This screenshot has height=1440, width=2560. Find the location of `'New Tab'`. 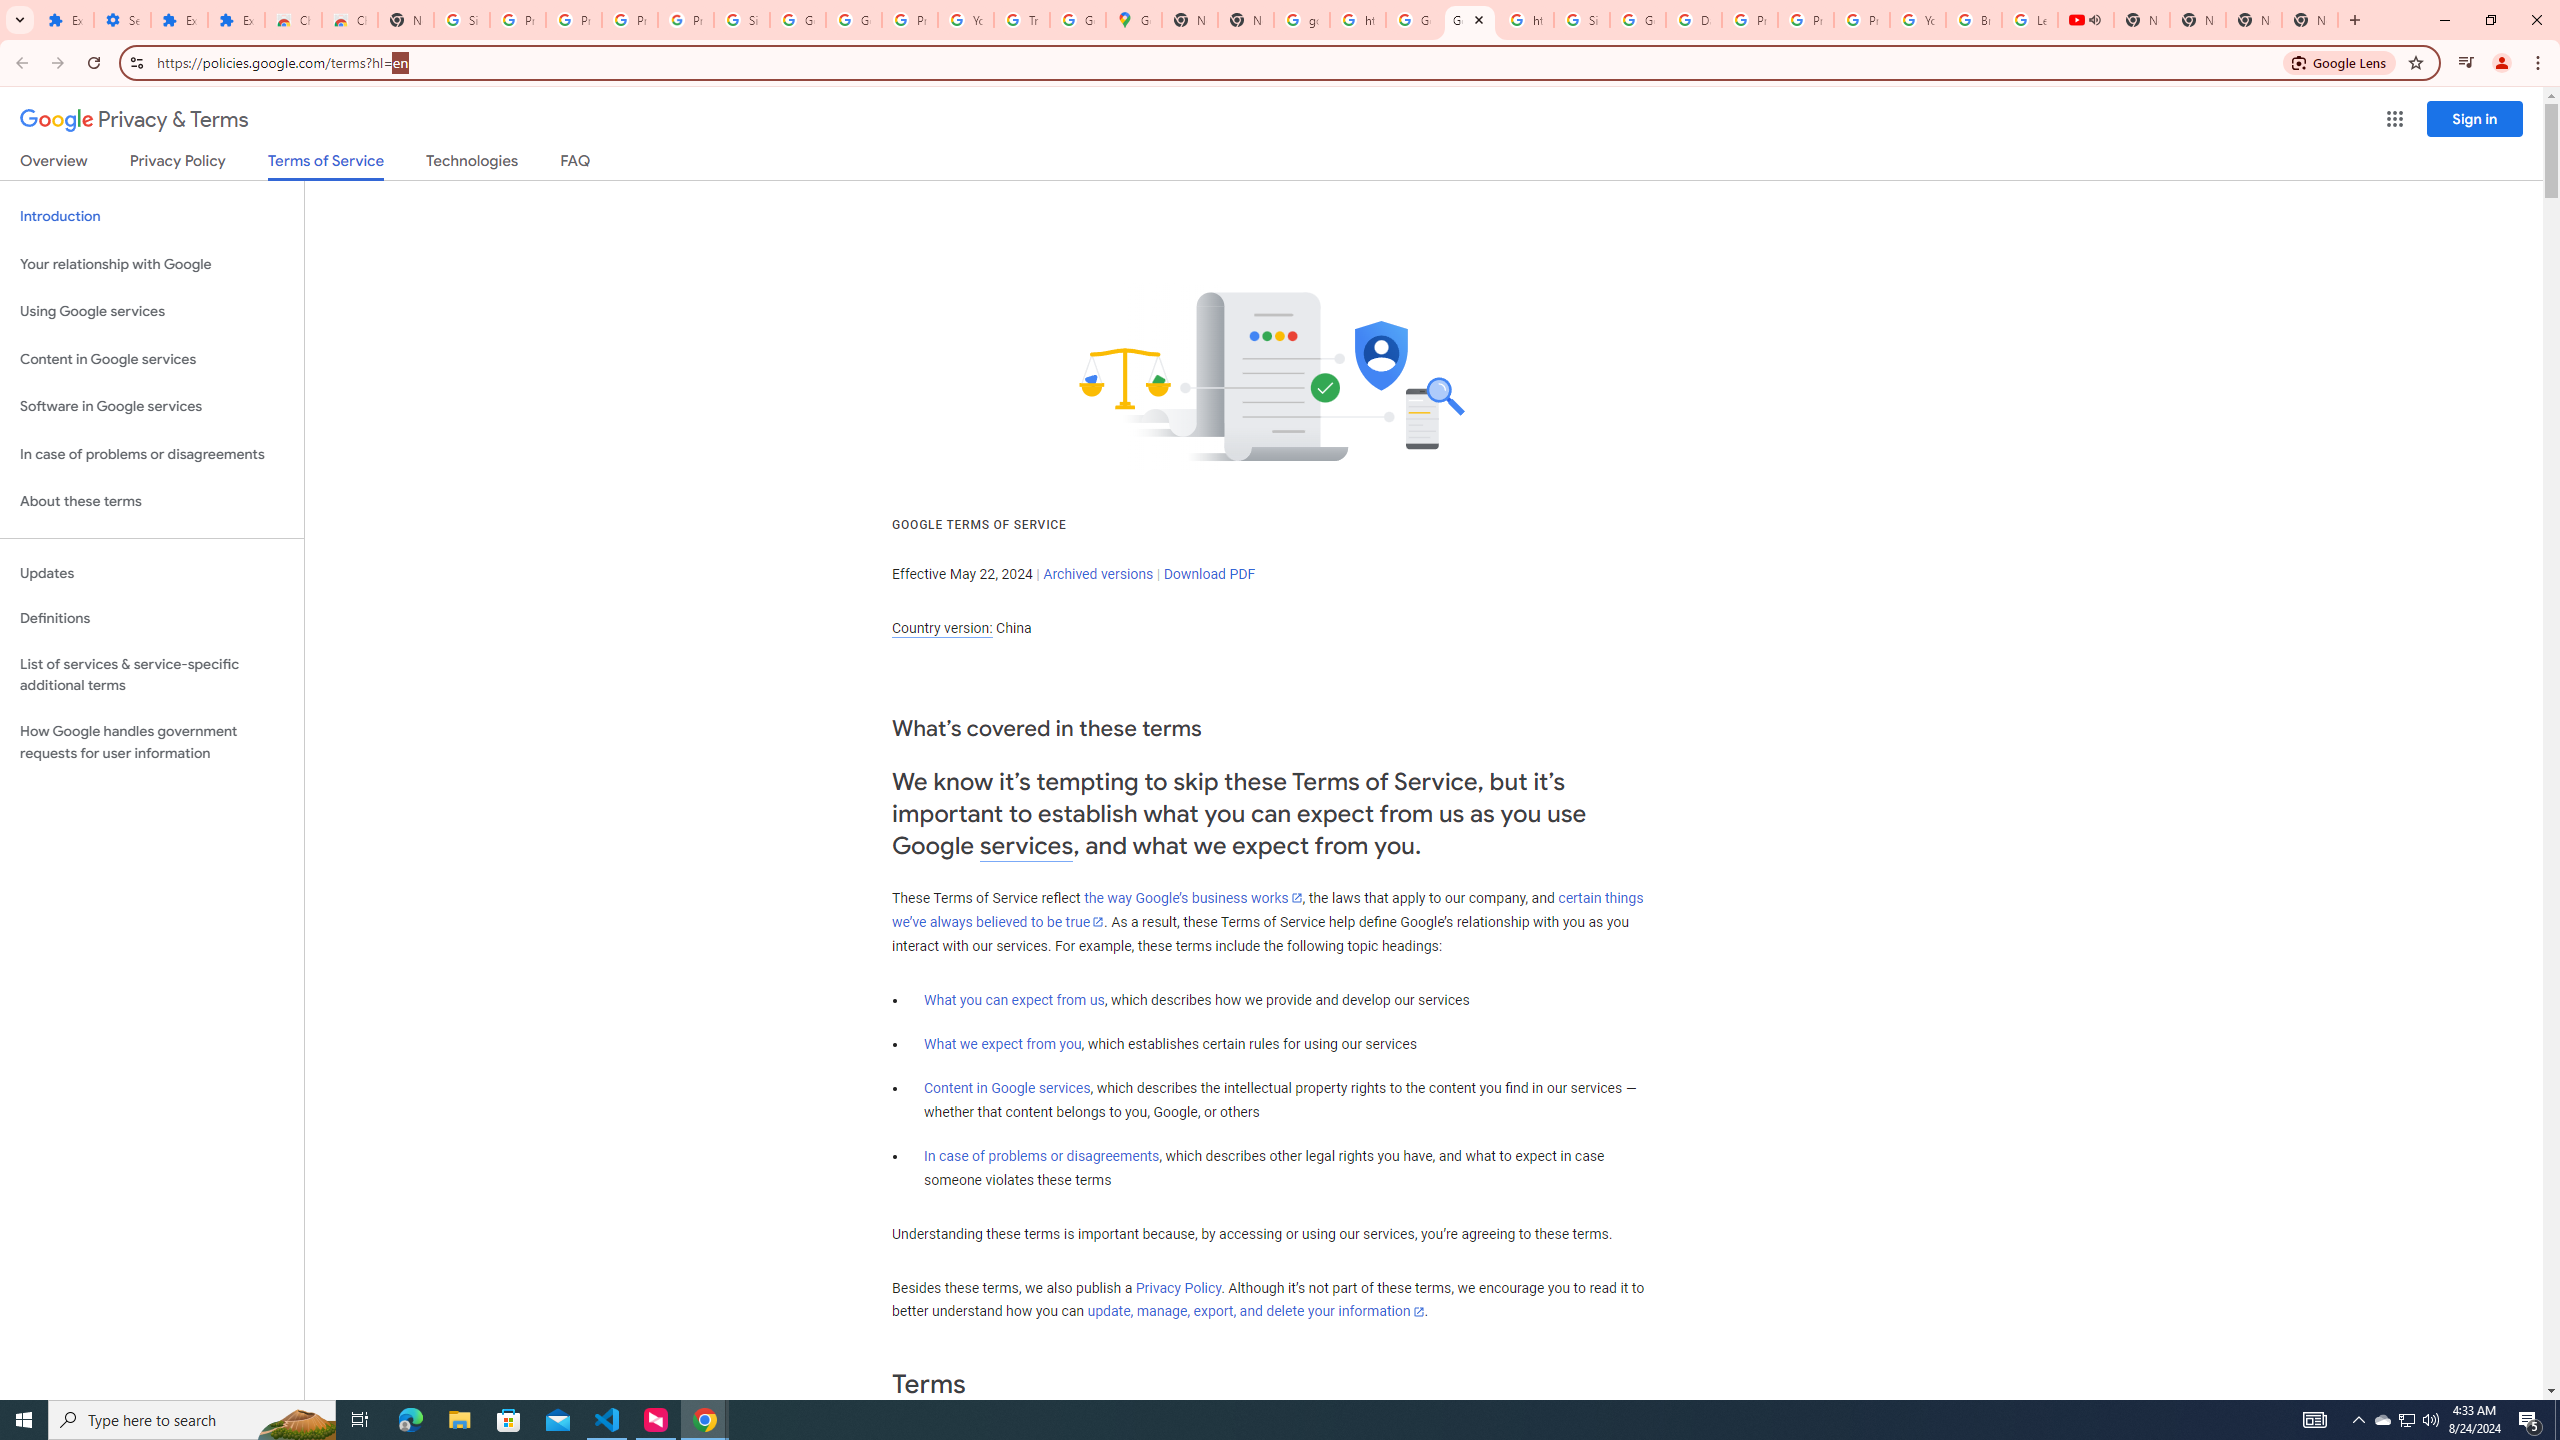

'New Tab' is located at coordinates (2310, 19).